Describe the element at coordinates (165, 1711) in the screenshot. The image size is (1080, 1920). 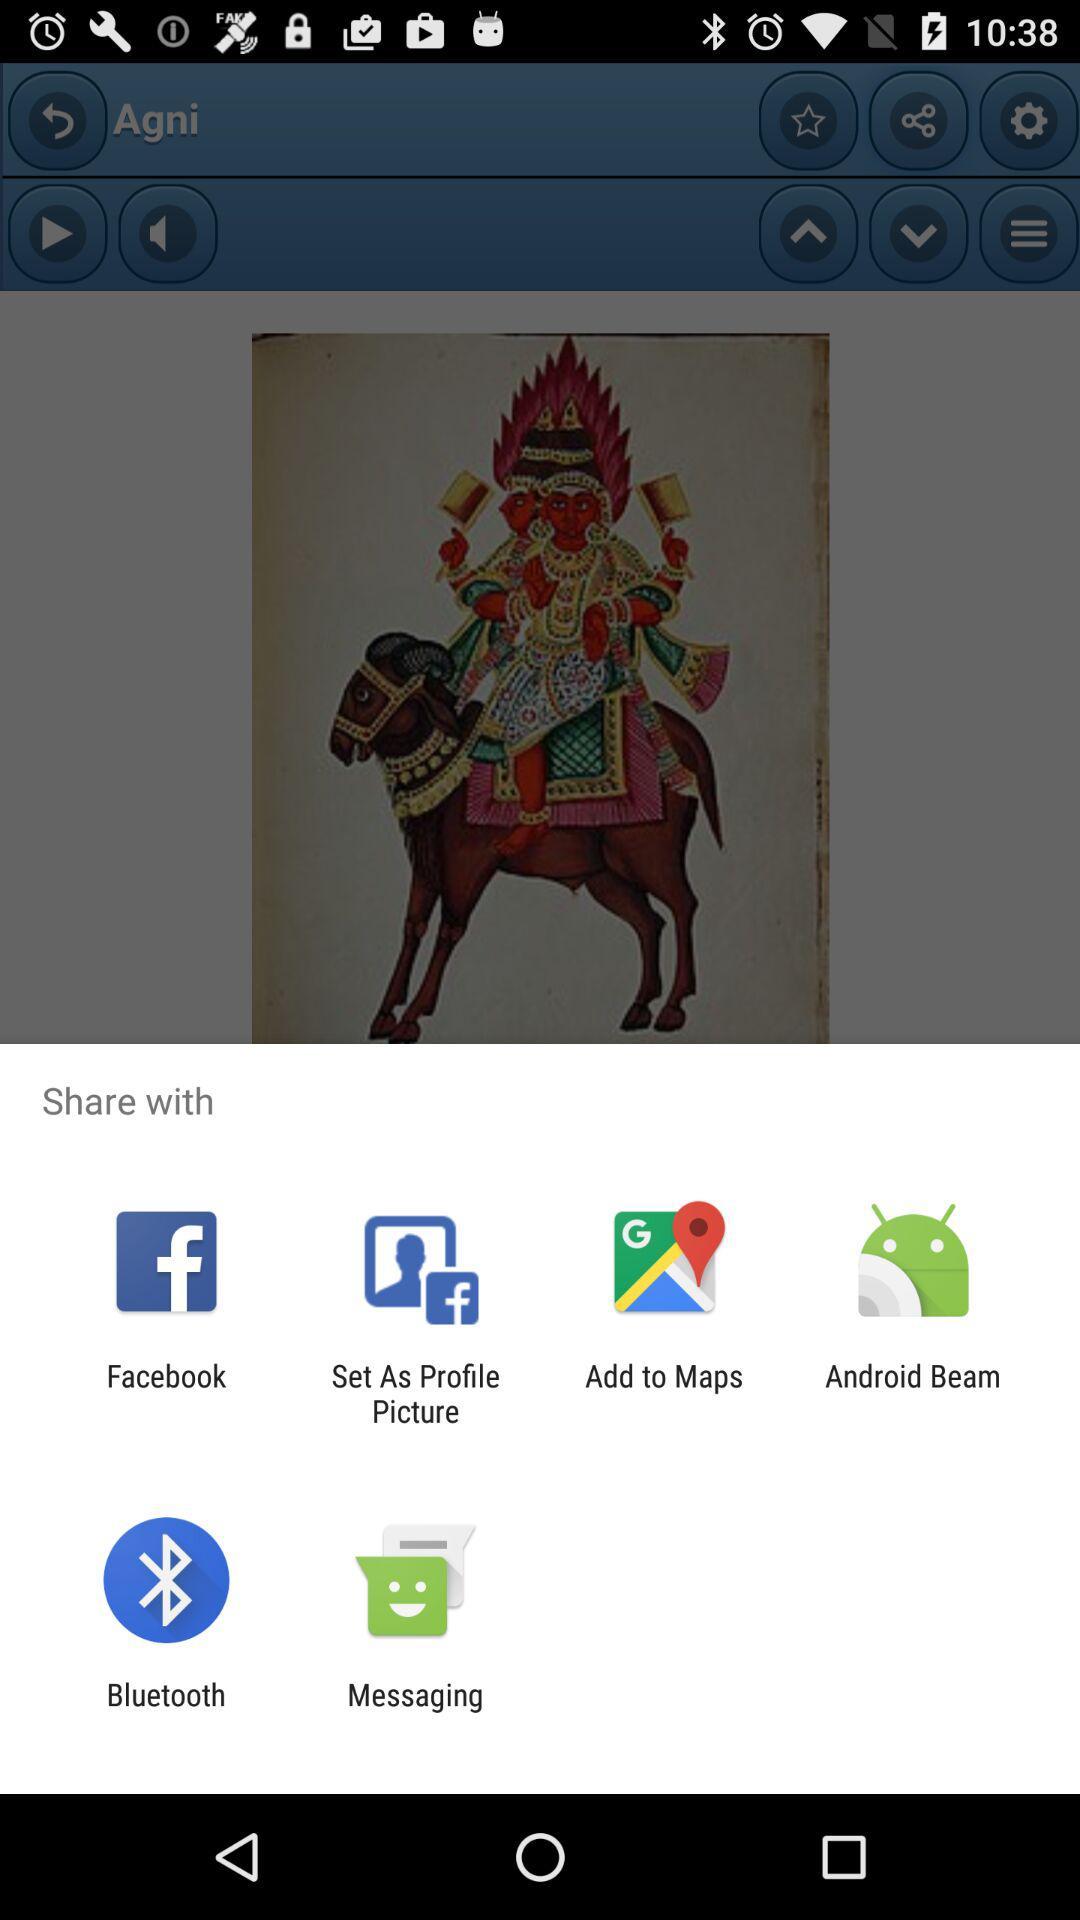
I see `the app to the left of messaging icon` at that location.